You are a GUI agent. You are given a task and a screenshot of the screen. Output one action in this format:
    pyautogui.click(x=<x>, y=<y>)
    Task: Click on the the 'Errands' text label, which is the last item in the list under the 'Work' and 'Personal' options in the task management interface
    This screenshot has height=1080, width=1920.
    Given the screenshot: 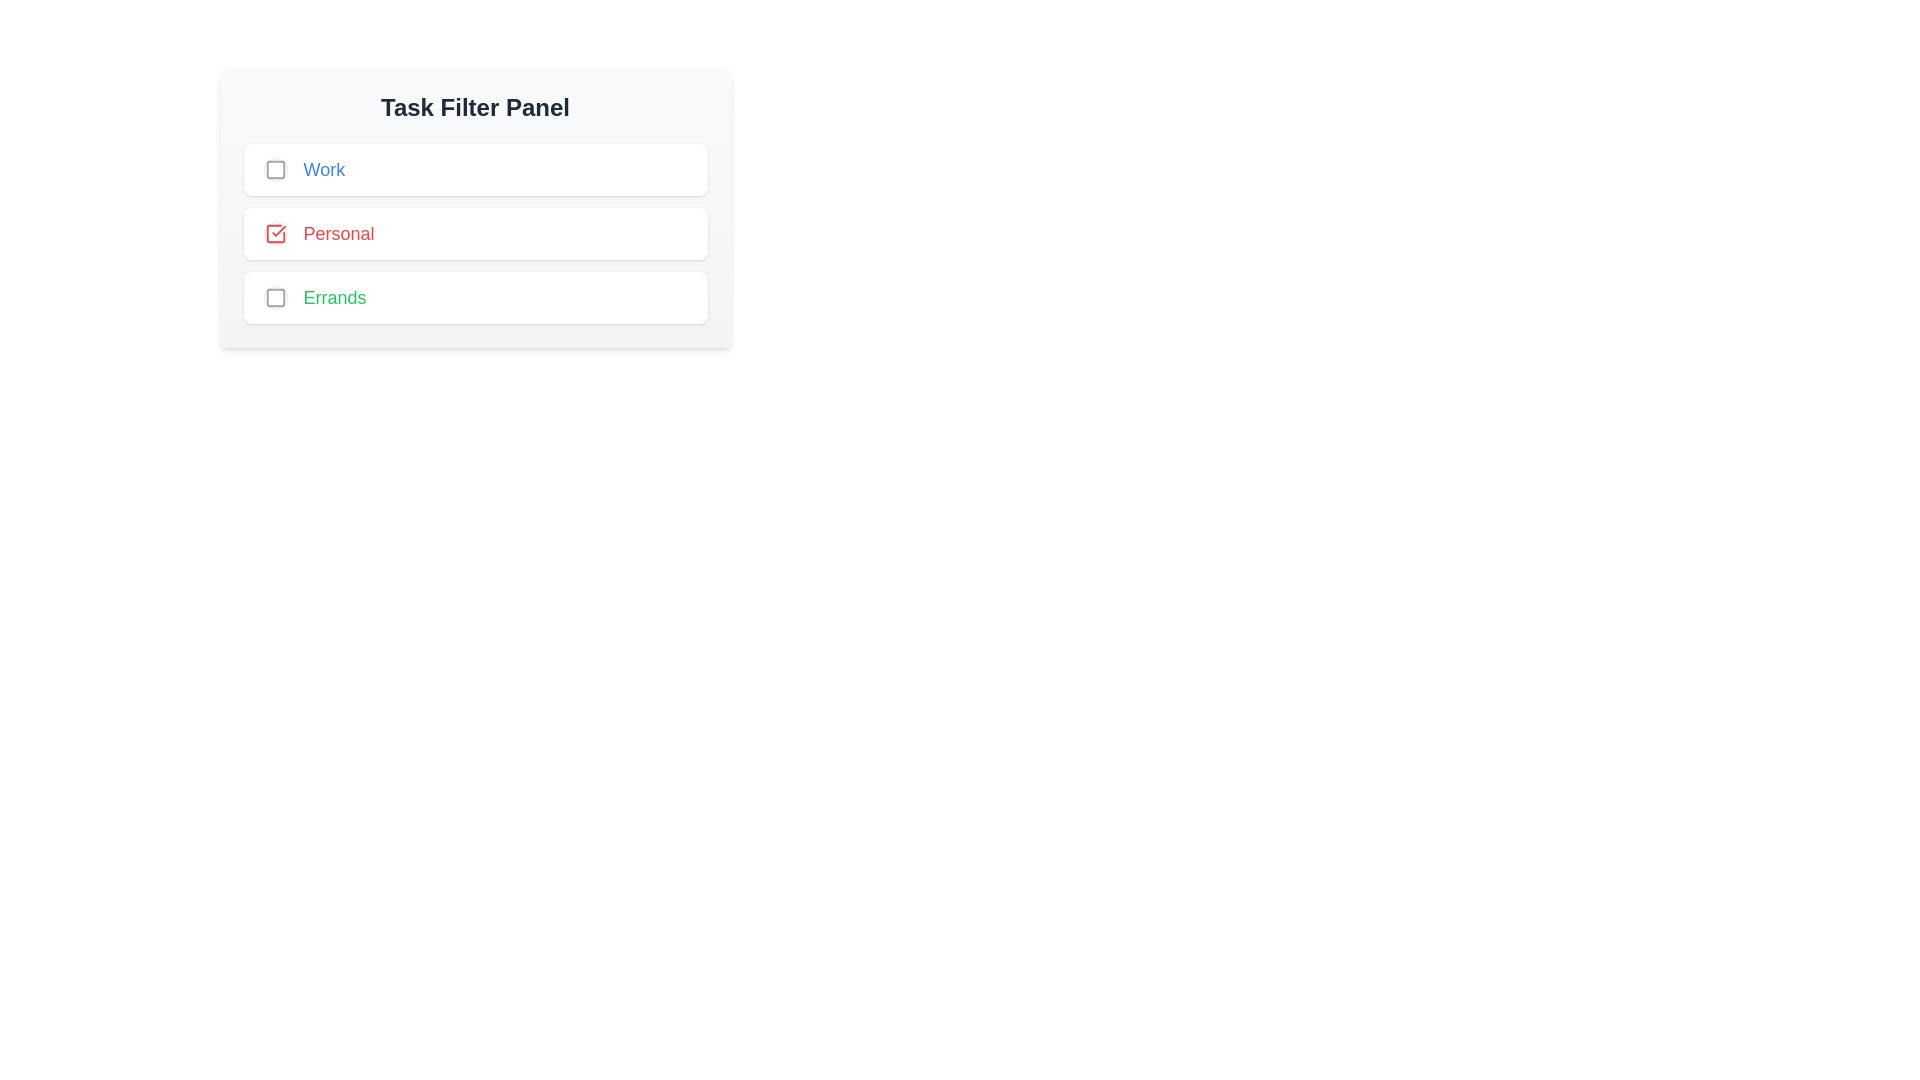 What is the action you would take?
    pyautogui.click(x=335, y=297)
    